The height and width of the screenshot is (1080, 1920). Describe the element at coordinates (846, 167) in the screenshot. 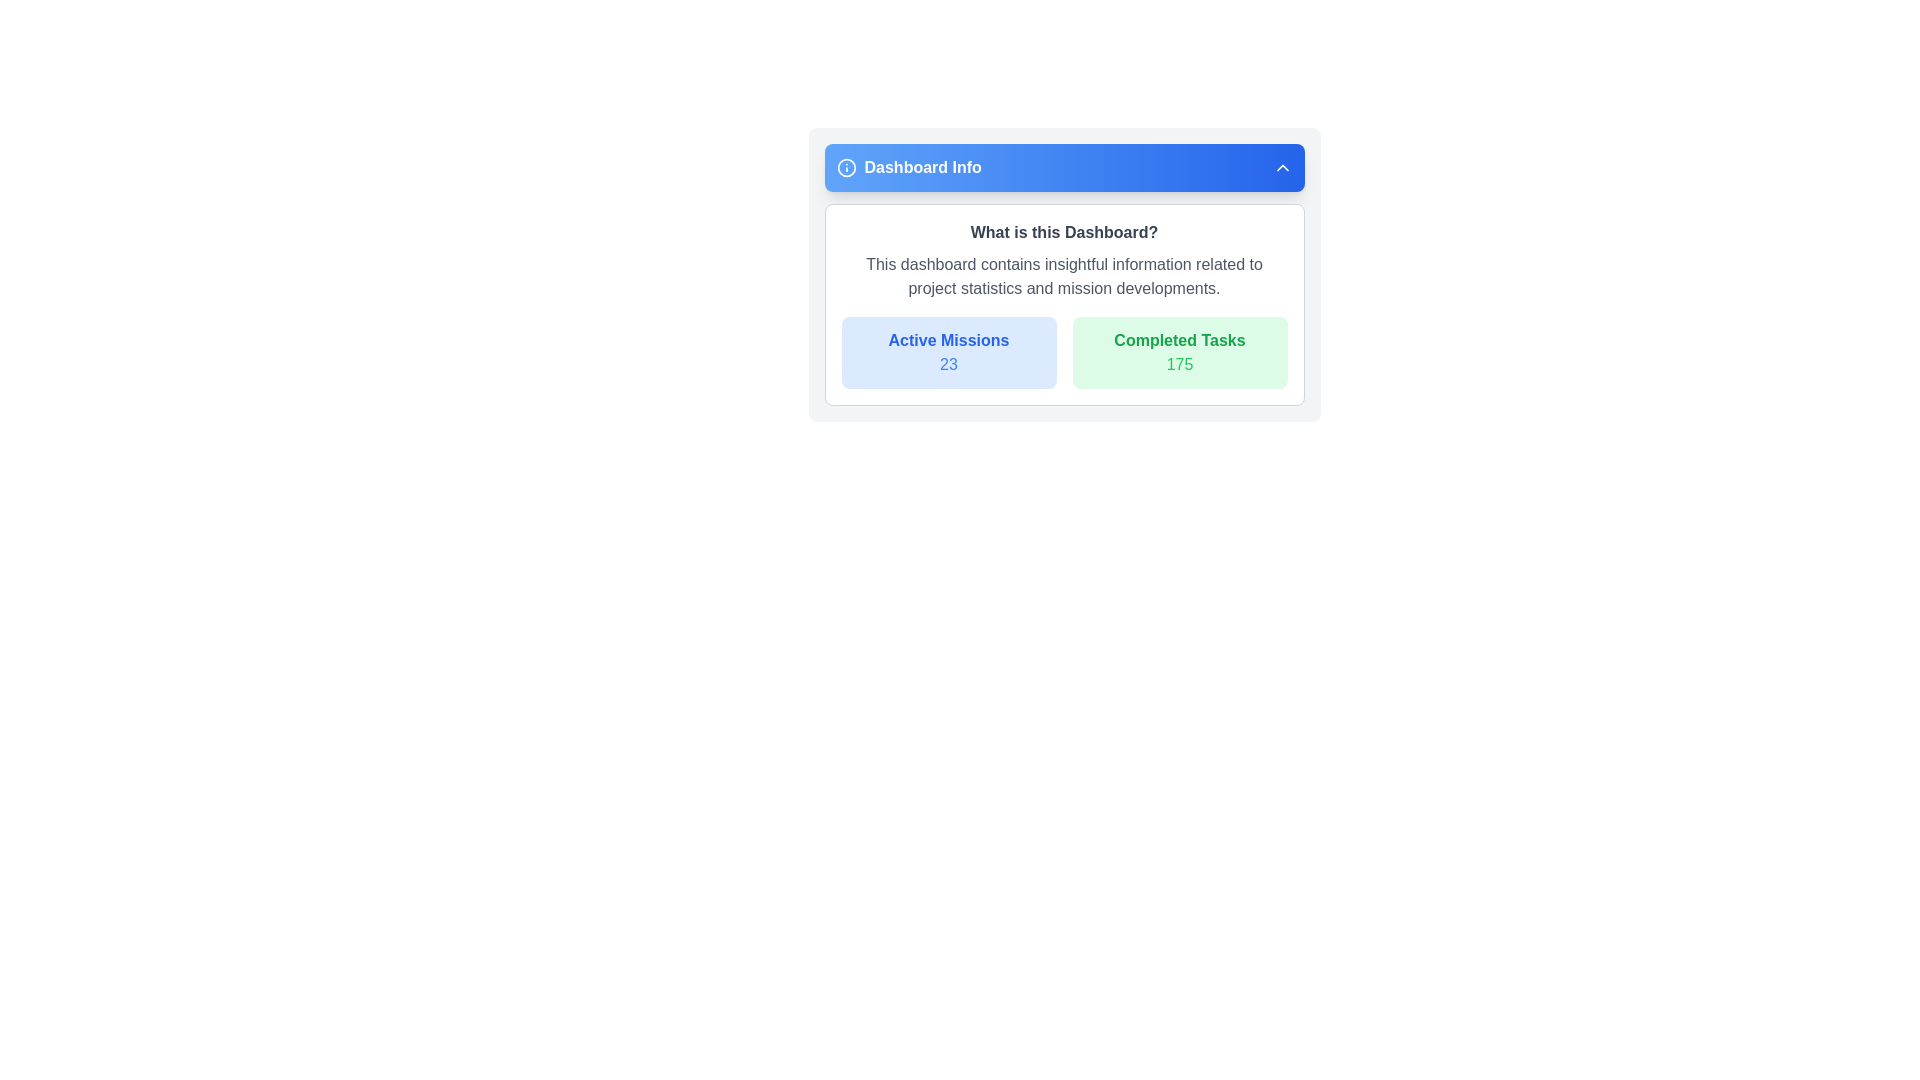

I see `the circular blue icon with a white information symbol located to the left of the text 'Dashboard Info' in the blue header bar` at that location.